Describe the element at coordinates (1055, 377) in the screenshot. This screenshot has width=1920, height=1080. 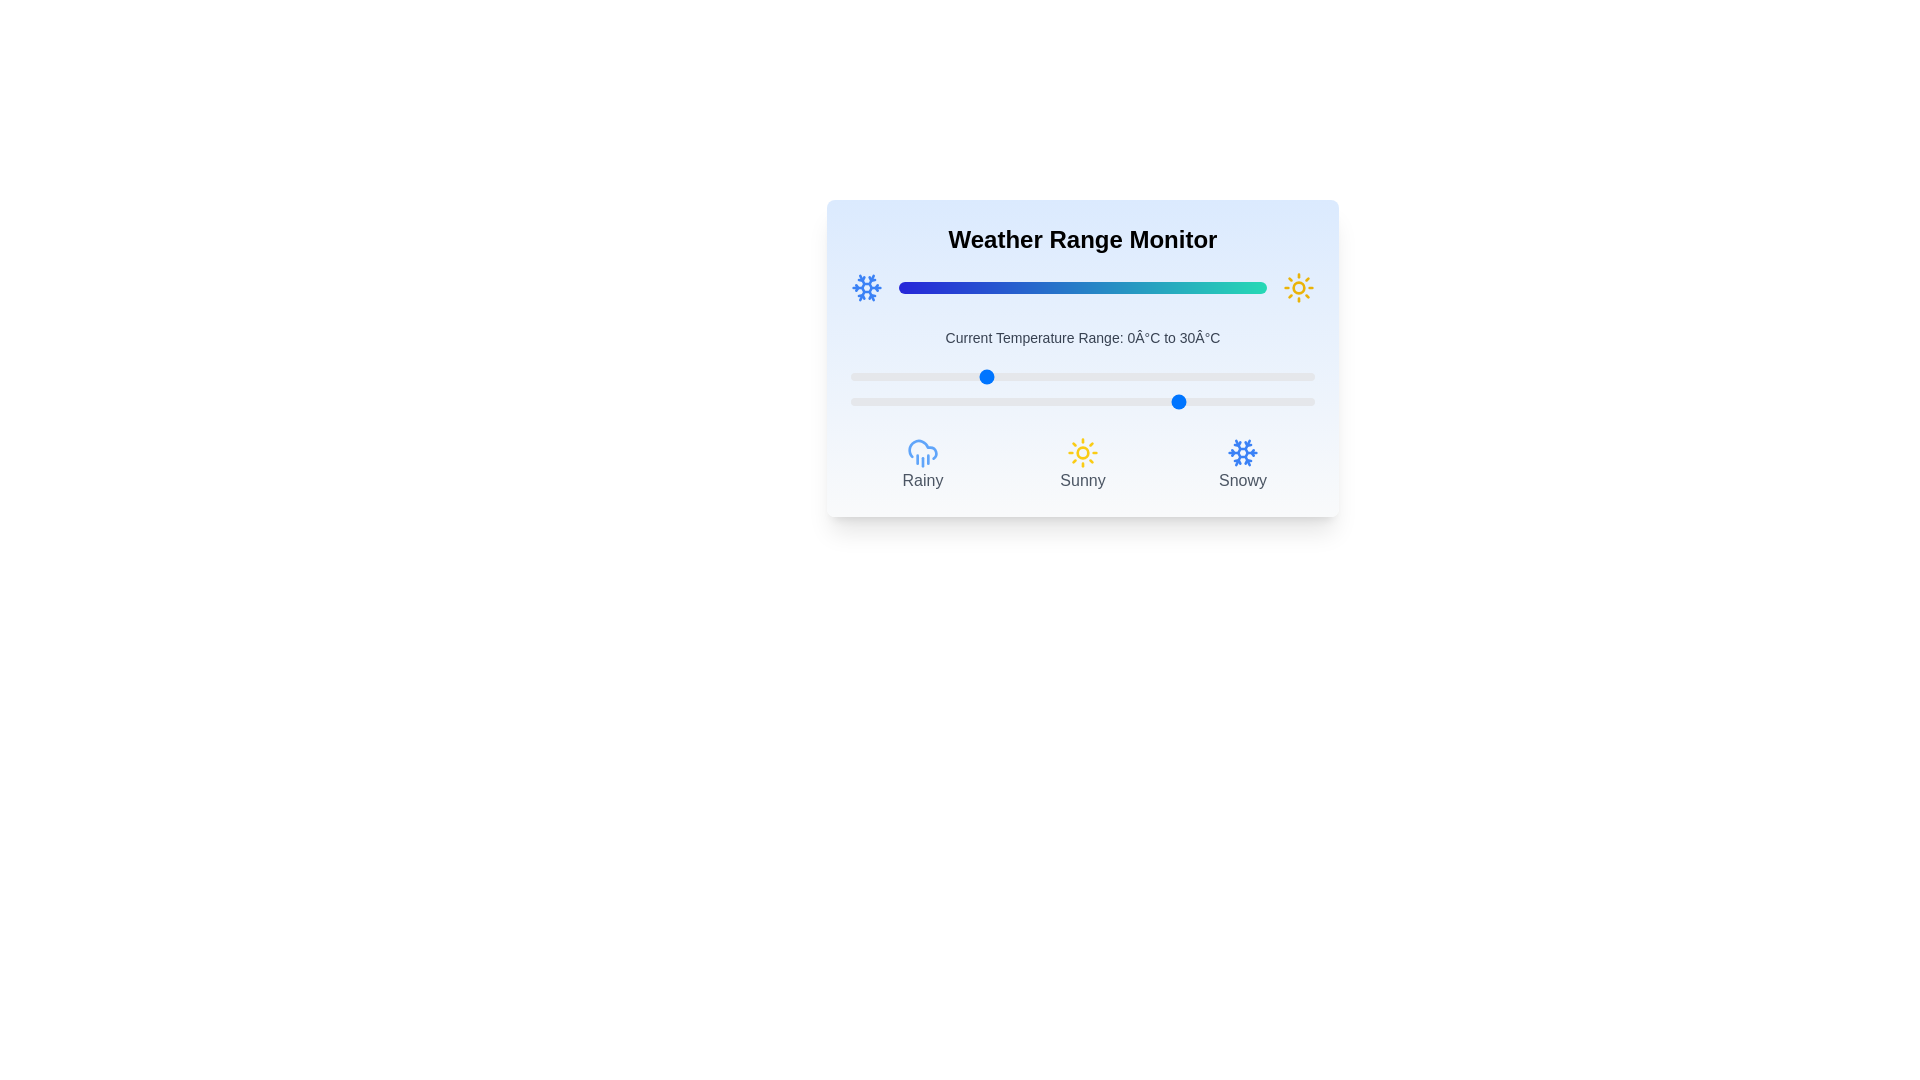
I see `the slider` at that location.